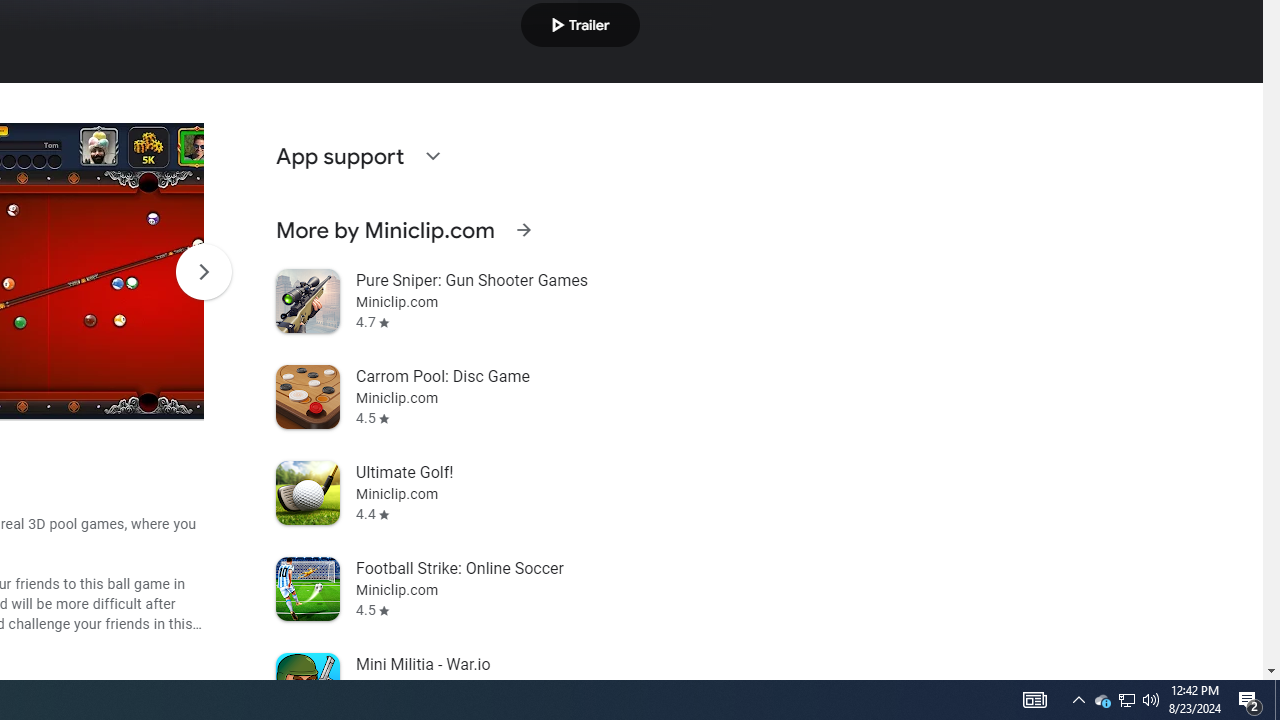 This screenshot has width=1280, height=720. Describe the element at coordinates (523, 229) in the screenshot. I see `'See more information on More by Miniclip.com'` at that location.